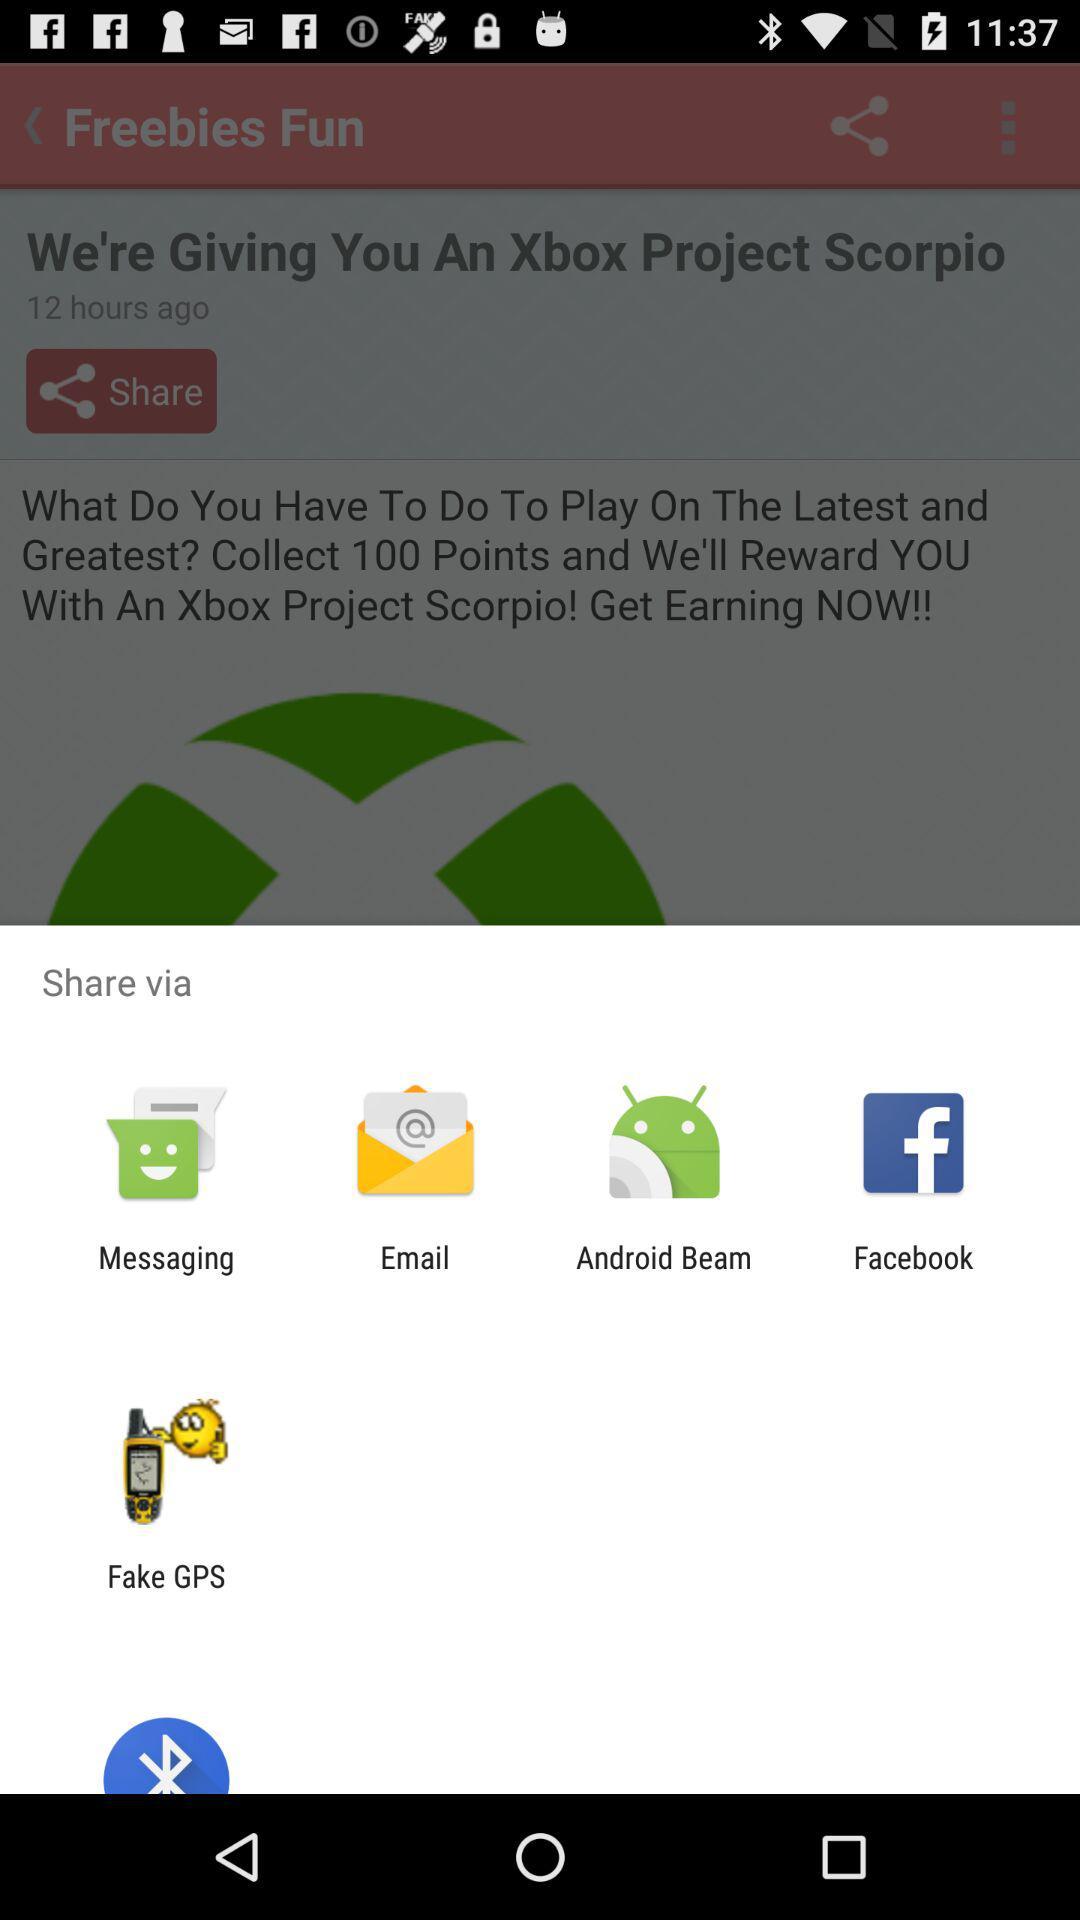 The height and width of the screenshot is (1920, 1080). I want to click on messaging app, so click(165, 1274).